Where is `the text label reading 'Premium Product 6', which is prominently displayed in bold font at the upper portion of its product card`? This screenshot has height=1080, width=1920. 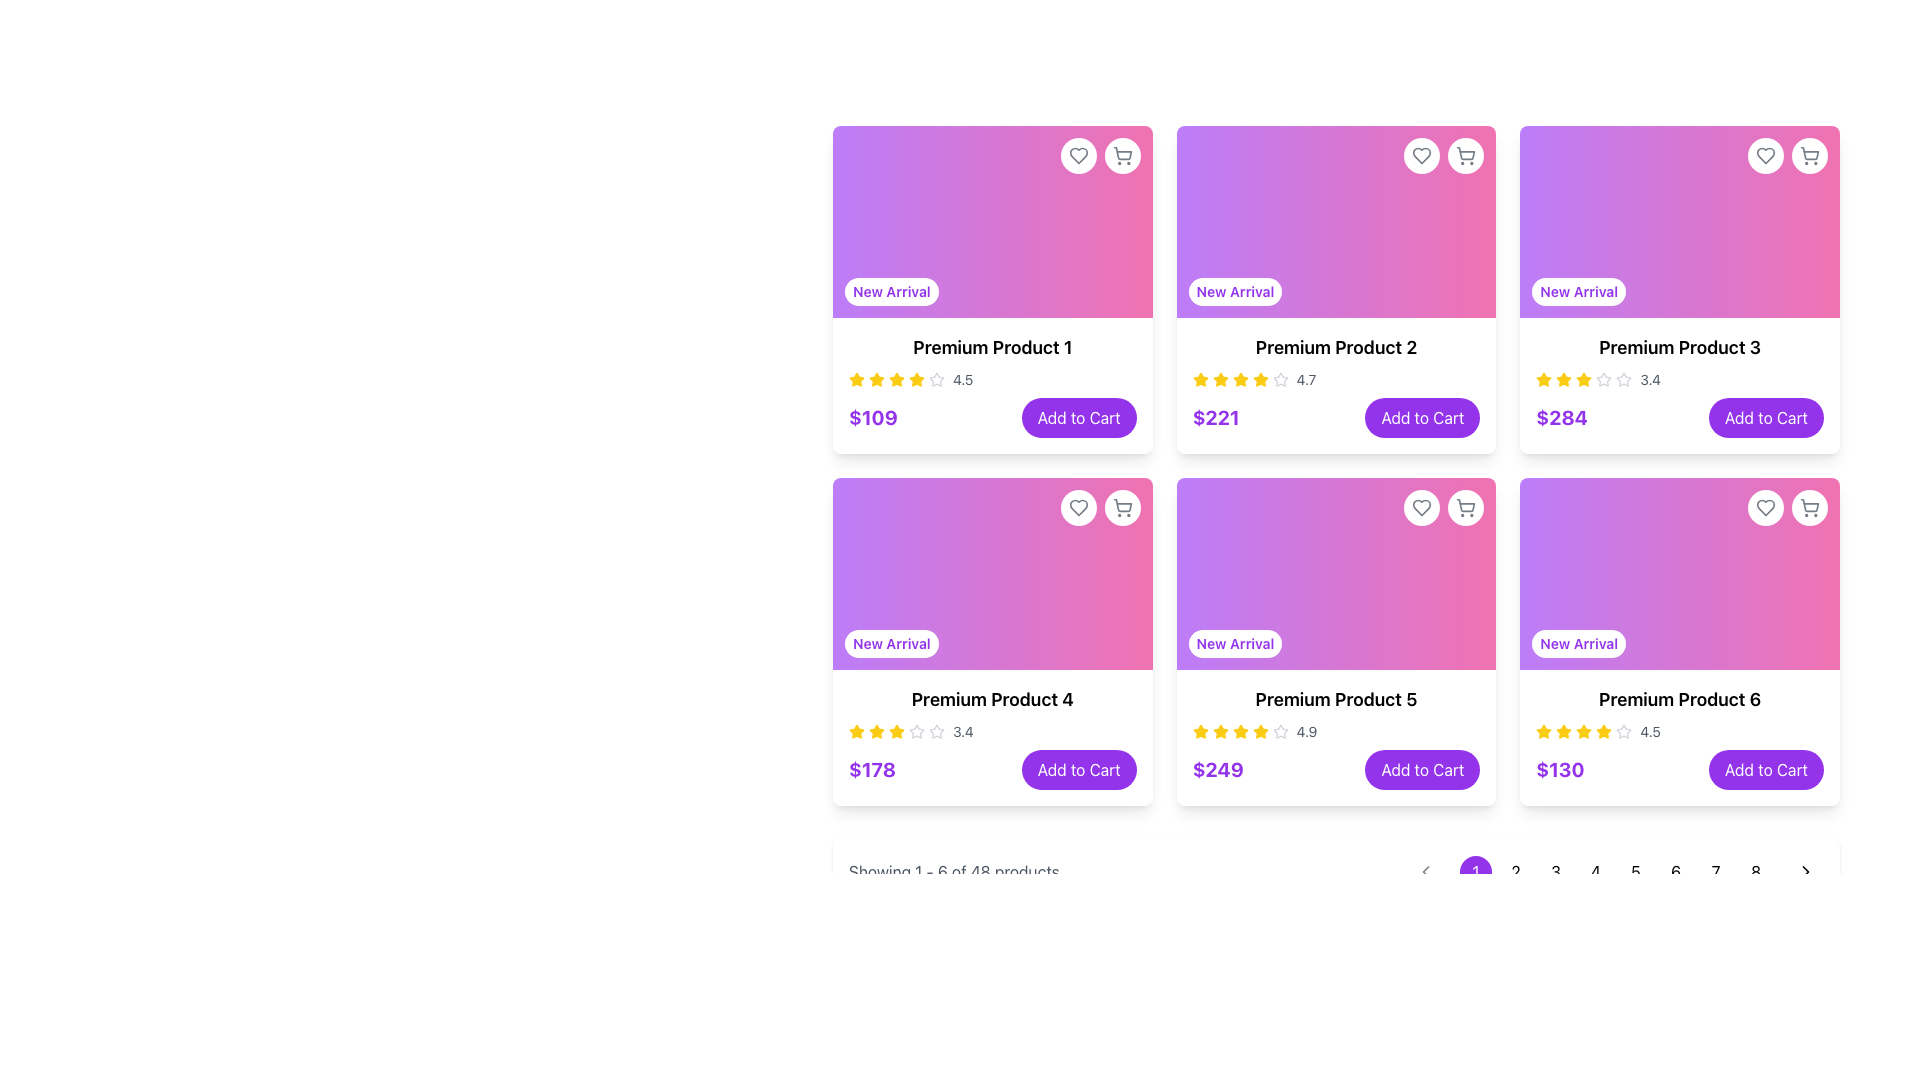
the text label reading 'Premium Product 6', which is prominently displayed in bold font at the upper portion of its product card is located at coordinates (1680, 698).